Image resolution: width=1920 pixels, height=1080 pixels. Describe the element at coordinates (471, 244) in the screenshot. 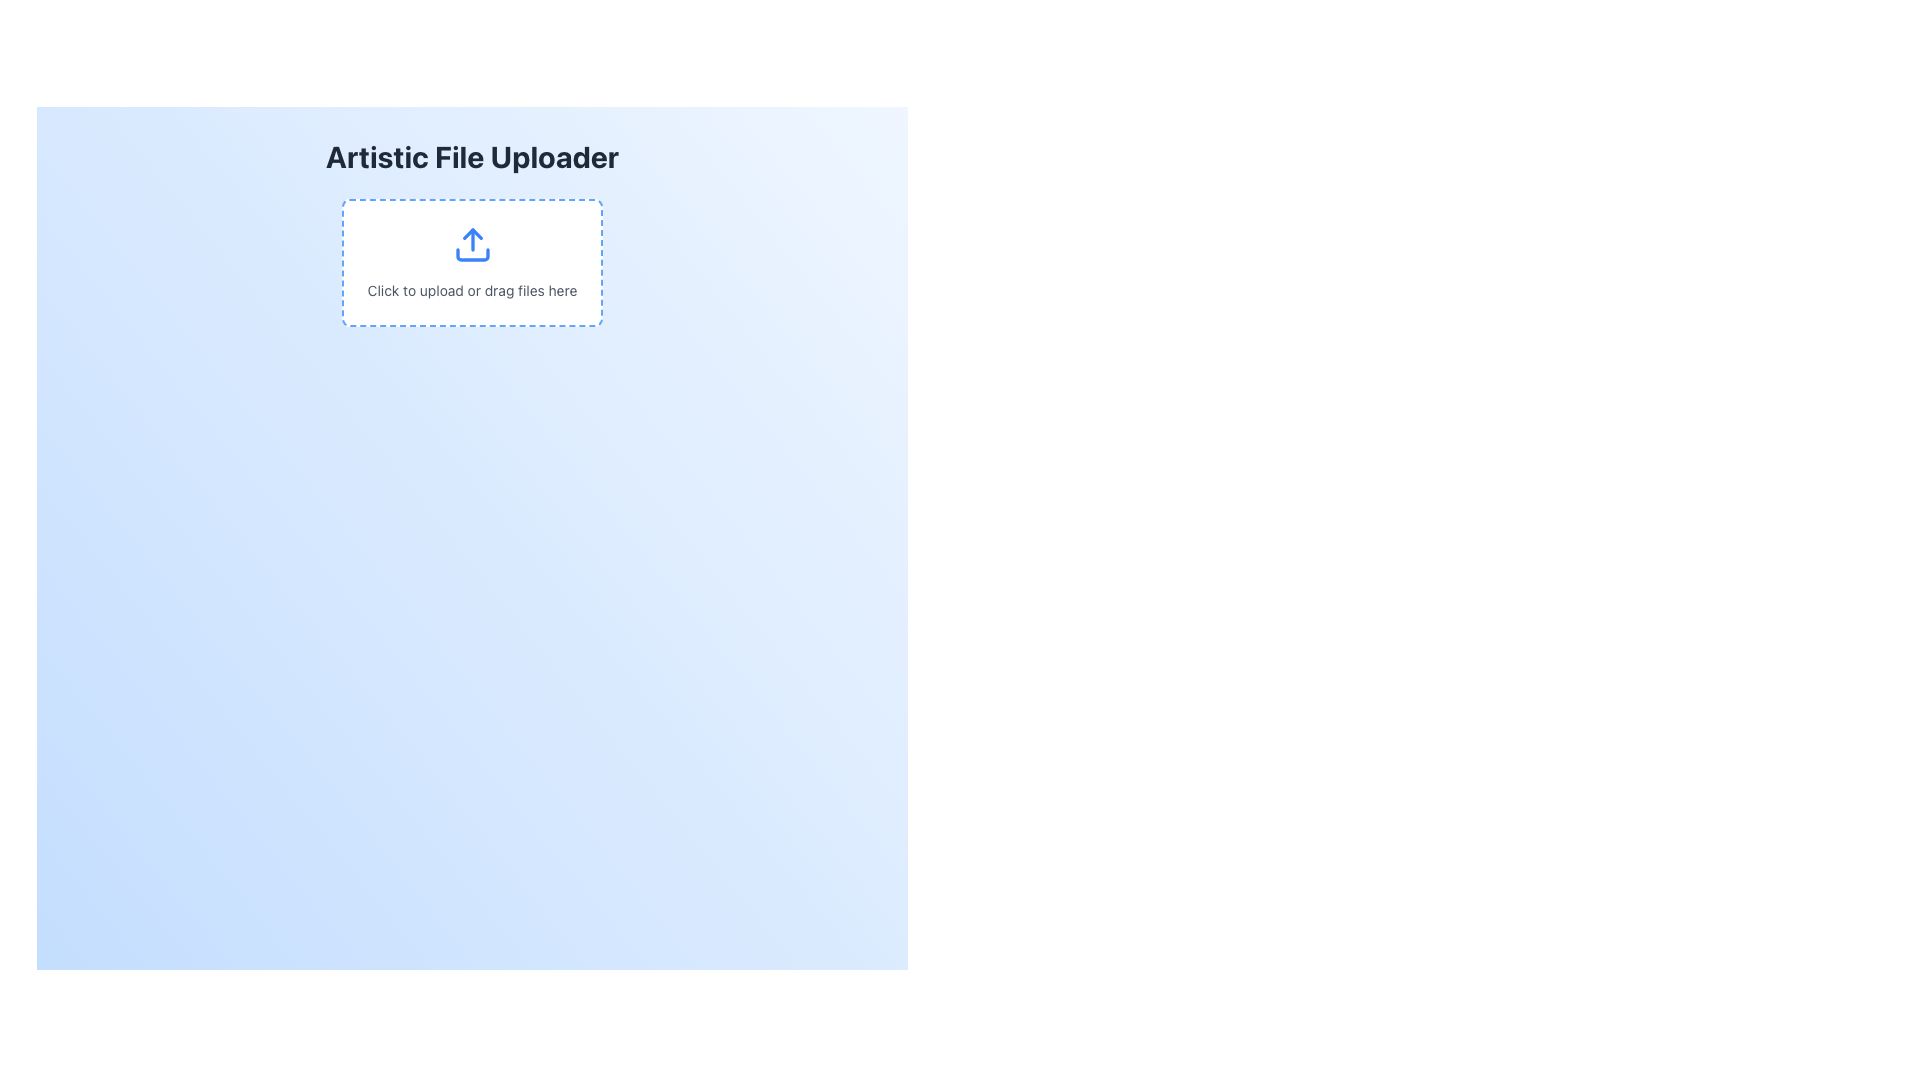

I see `the upload icon that visually represents an upload action, located at the center of the drag-and-drop upload box under the label 'Click to upload or drag files here'` at that location.